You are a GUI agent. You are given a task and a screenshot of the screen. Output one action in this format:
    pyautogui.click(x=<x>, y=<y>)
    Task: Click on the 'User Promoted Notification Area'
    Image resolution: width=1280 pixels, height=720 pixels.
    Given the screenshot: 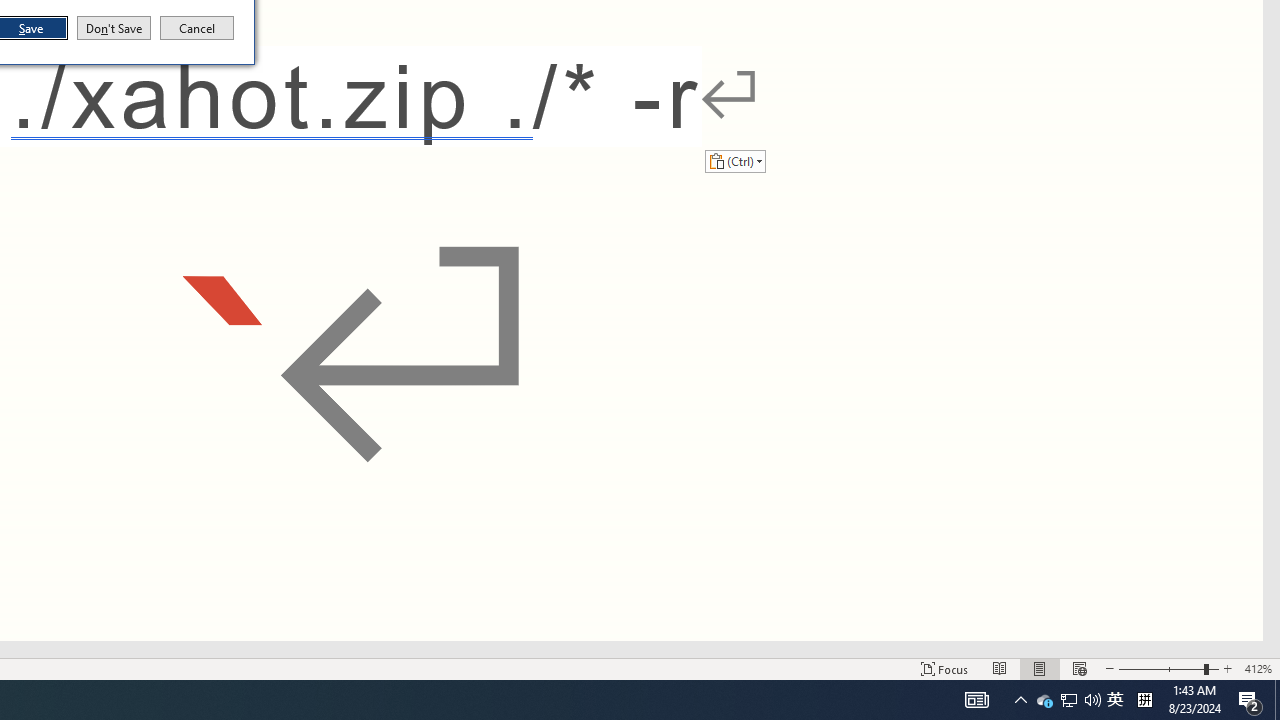 What is the action you would take?
    pyautogui.click(x=1067, y=698)
    